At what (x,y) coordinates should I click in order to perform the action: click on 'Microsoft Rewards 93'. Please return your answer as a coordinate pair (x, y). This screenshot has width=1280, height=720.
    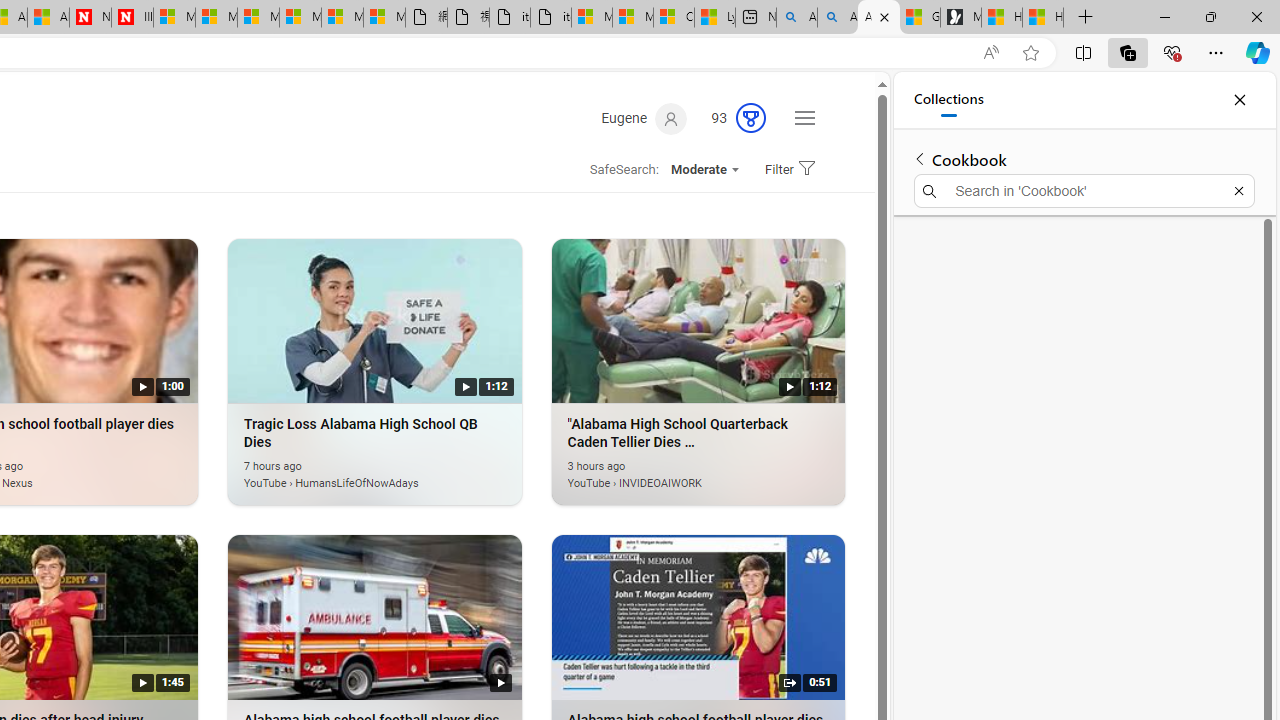
    Looking at the image, I should click on (729, 119).